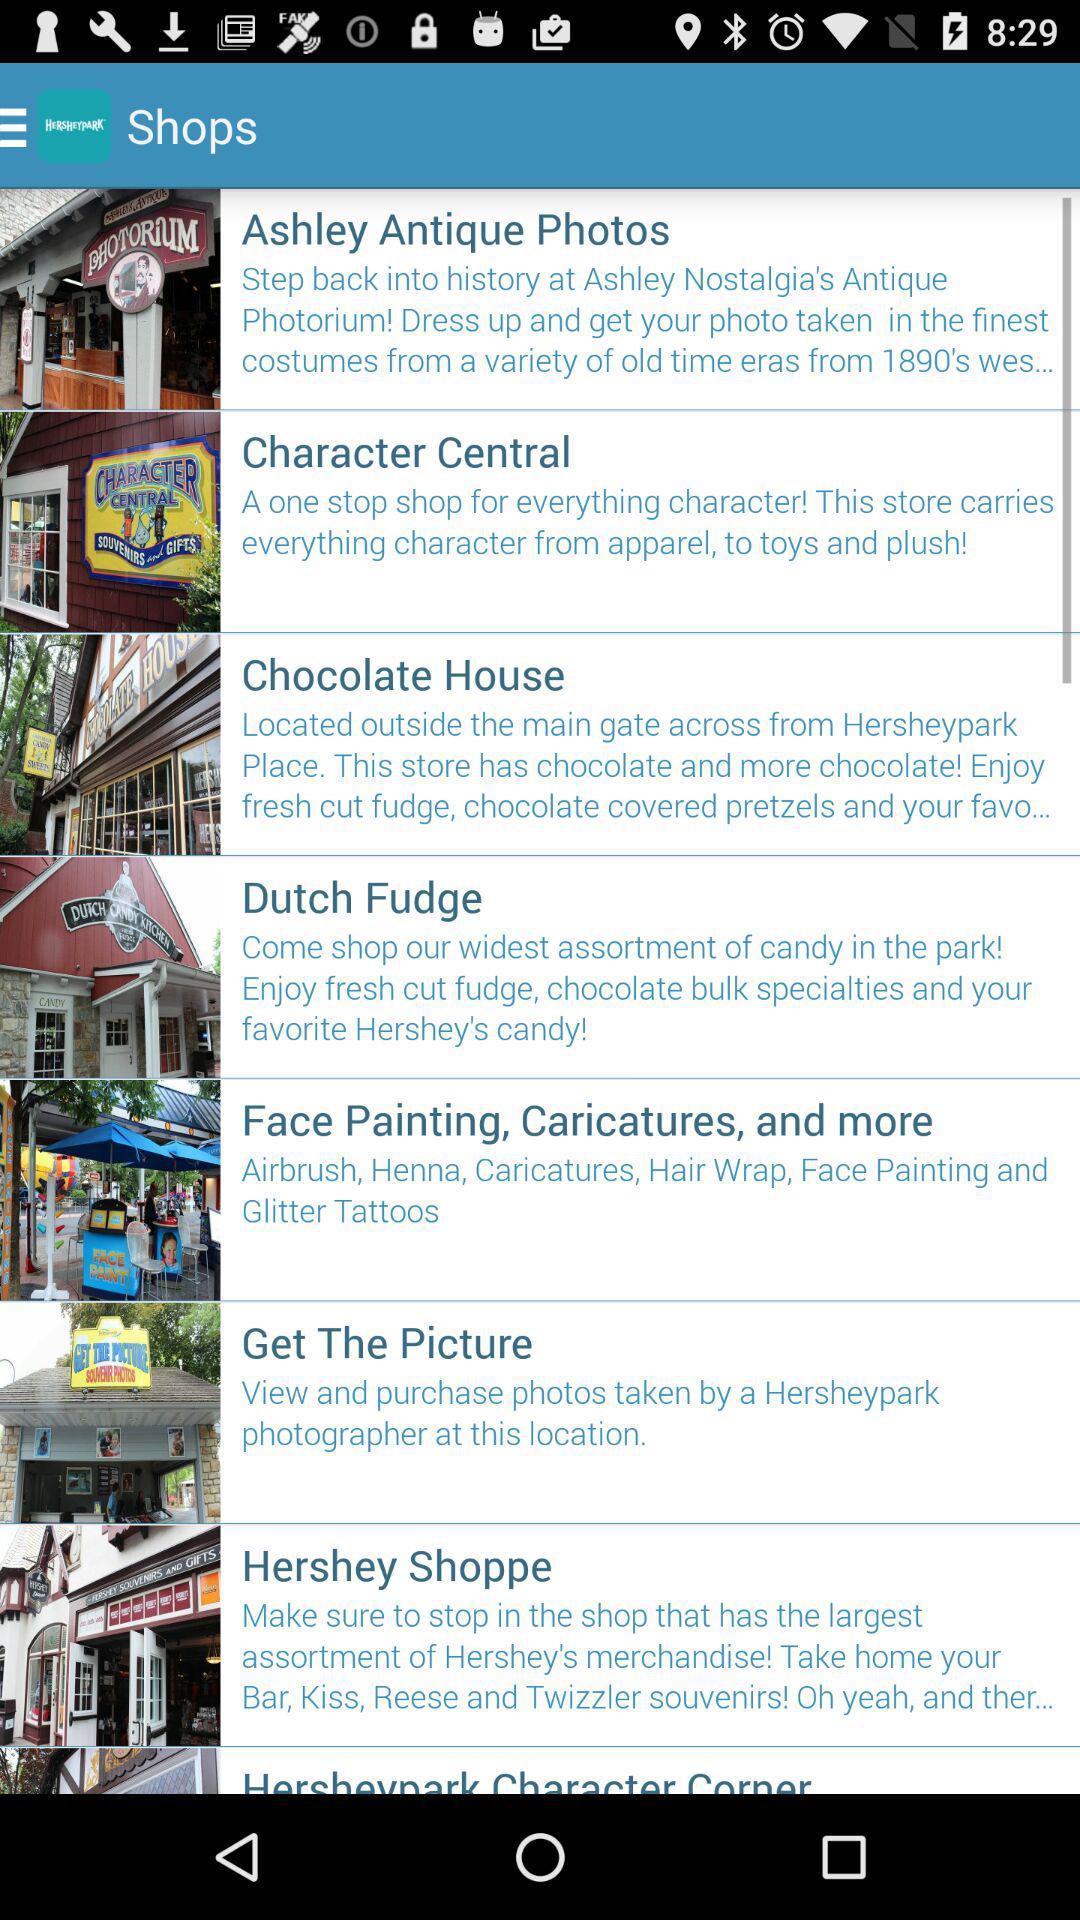 Image resolution: width=1080 pixels, height=1920 pixels. What do you see at coordinates (650, 996) in the screenshot?
I see `come shop our icon` at bounding box center [650, 996].